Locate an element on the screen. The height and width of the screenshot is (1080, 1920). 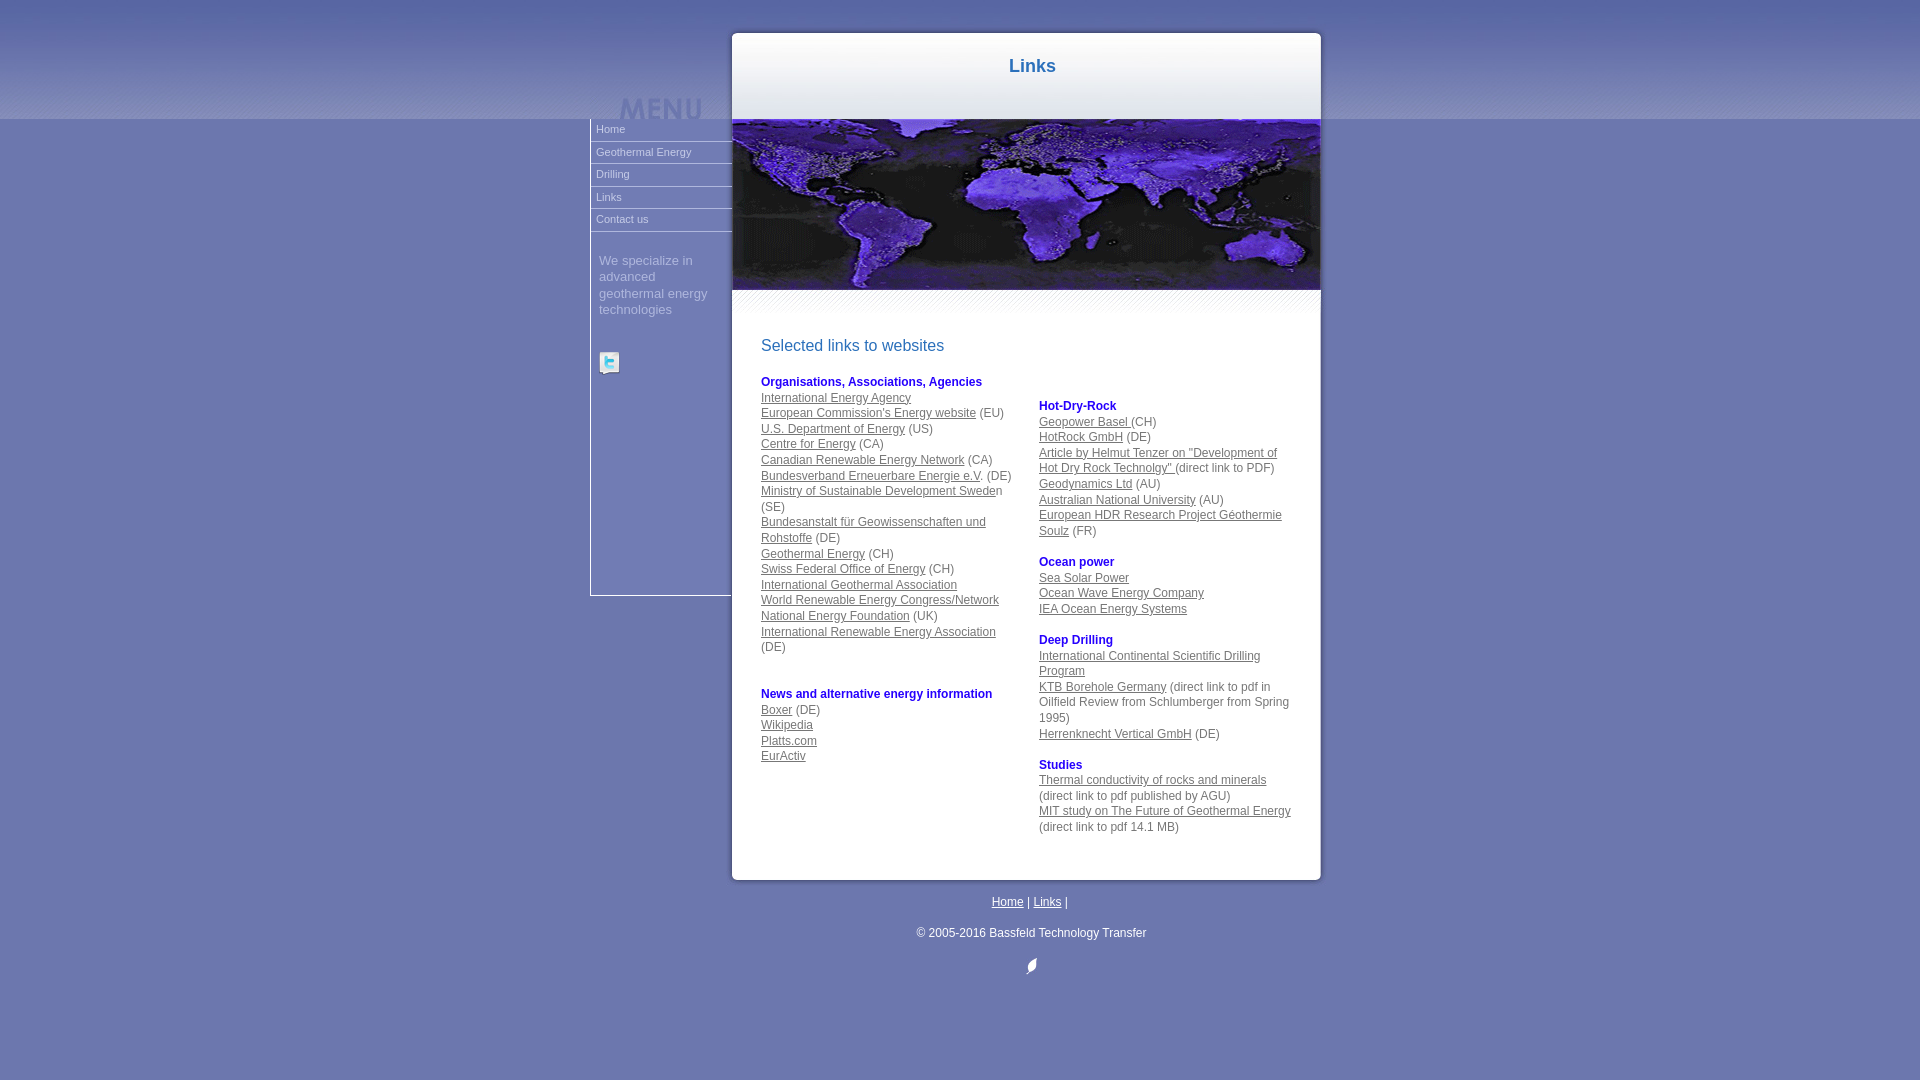
'Australian National University' is located at coordinates (1116, 499).